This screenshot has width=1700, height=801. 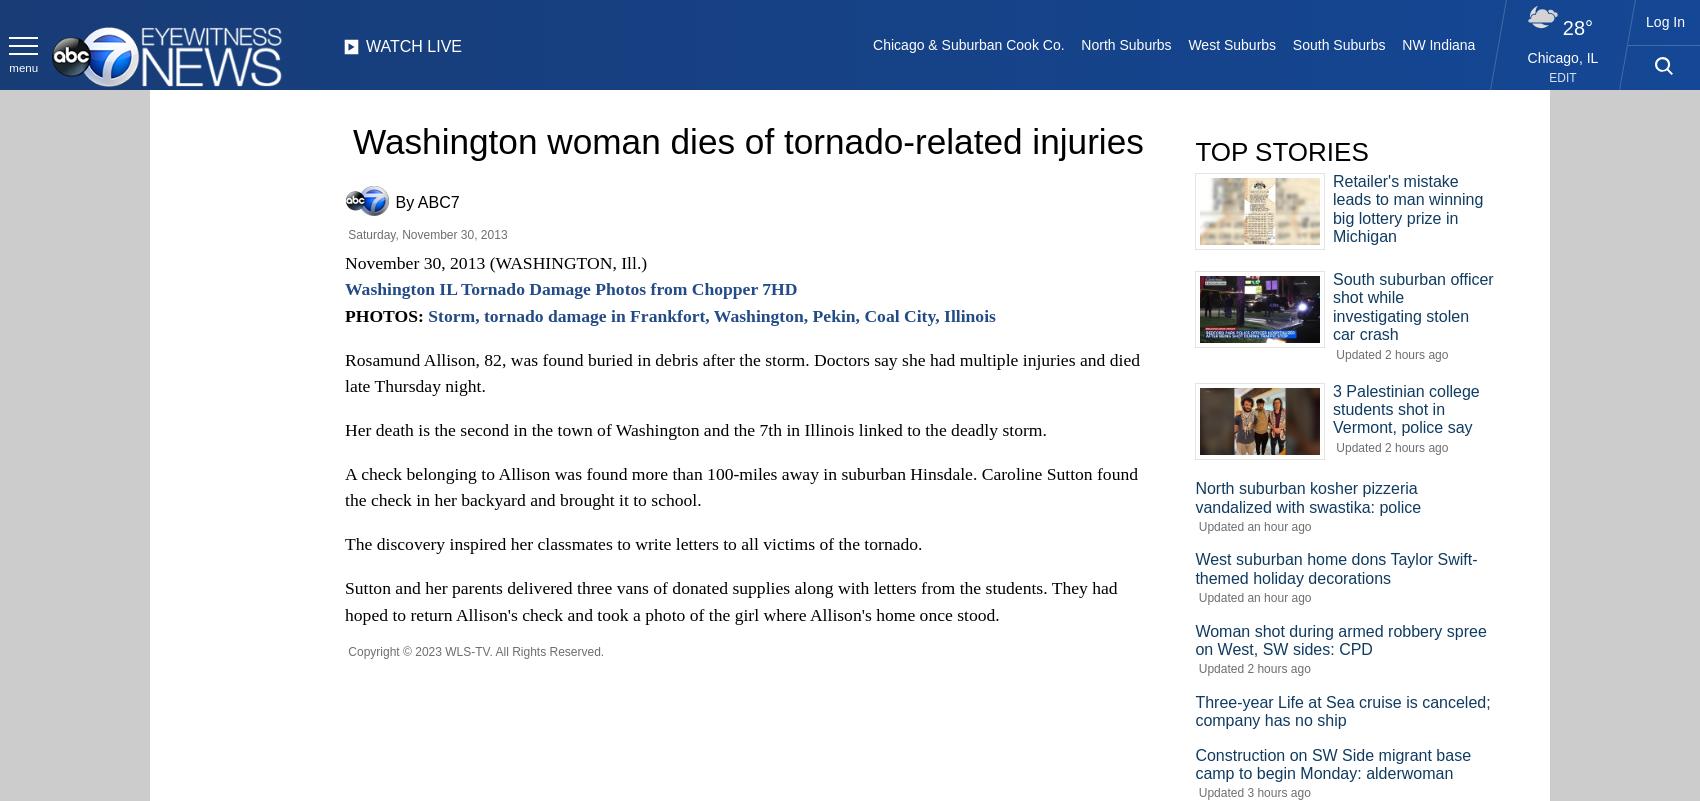 What do you see at coordinates (1437, 44) in the screenshot?
I see `'NW Indiana'` at bounding box center [1437, 44].